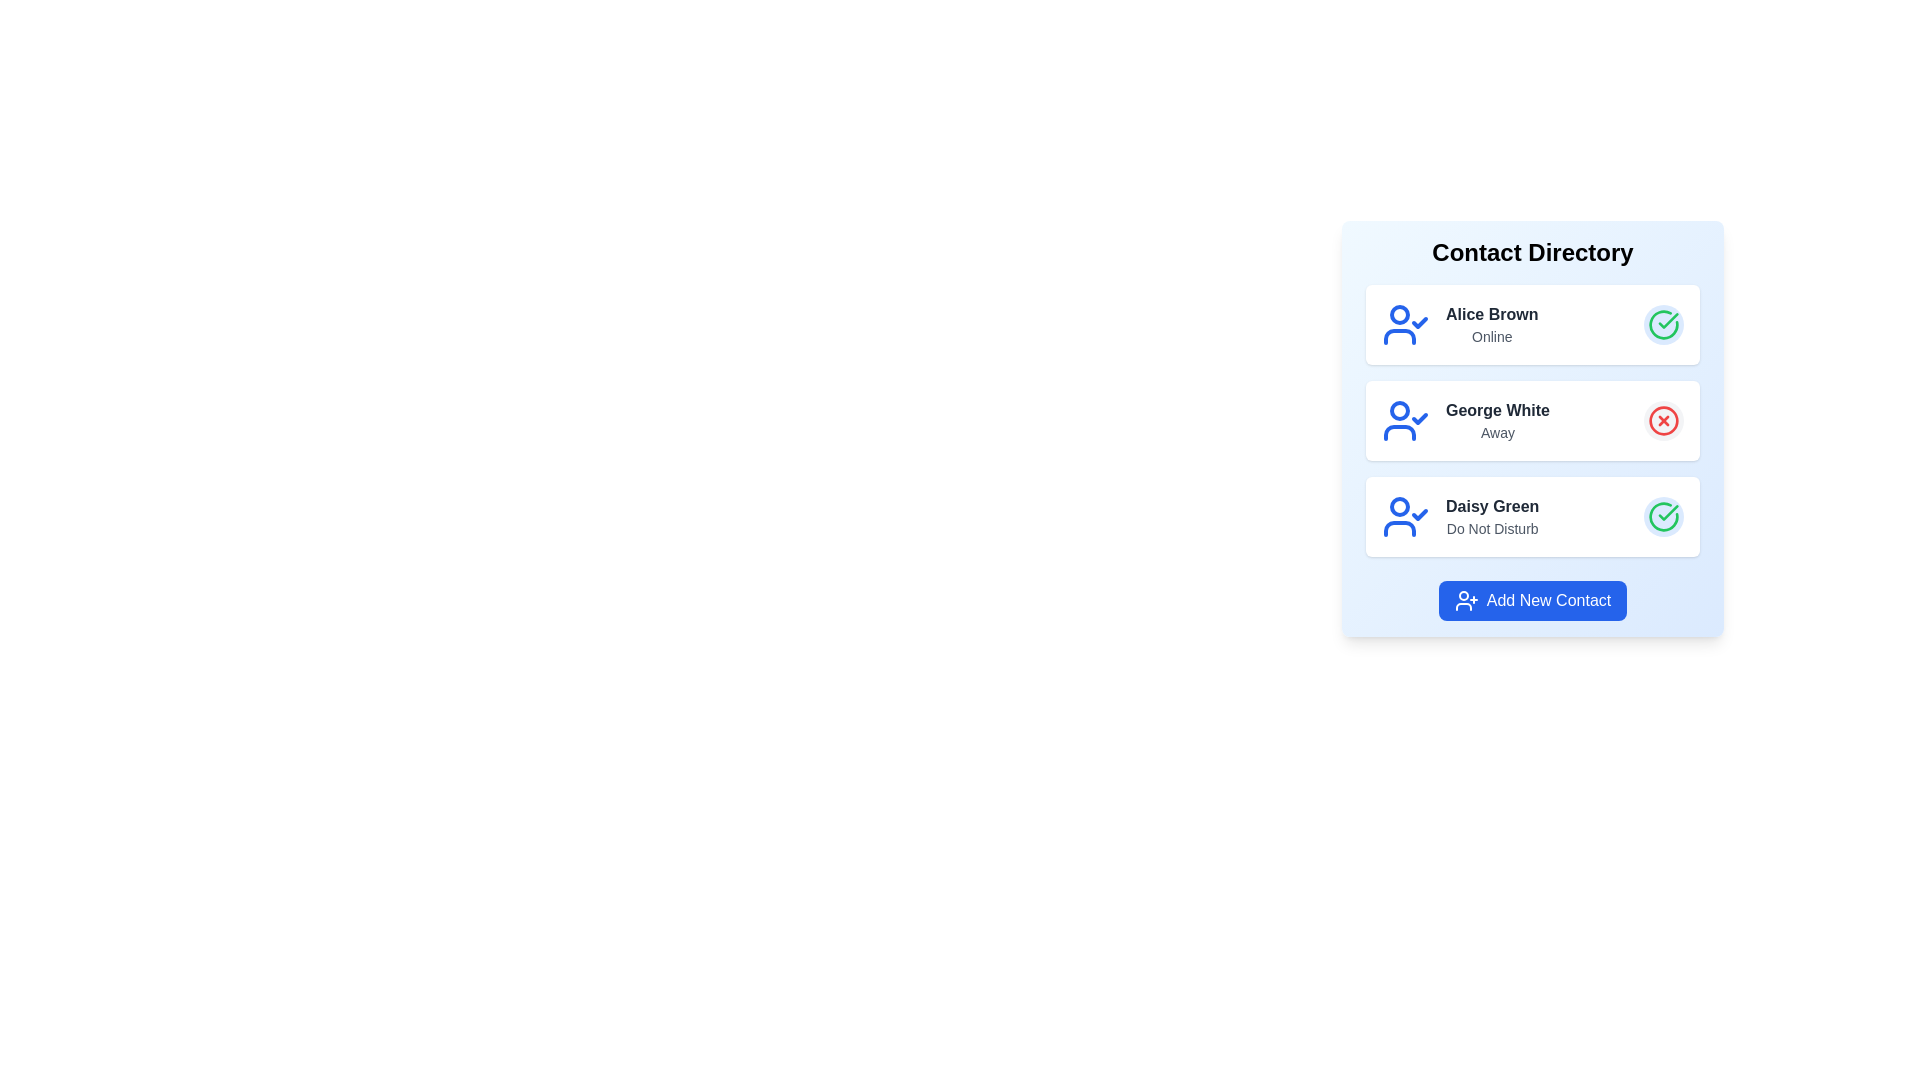 The image size is (1920, 1080). I want to click on the 'Add New Contact' button to initiate adding a new contact, so click(1531, 600).